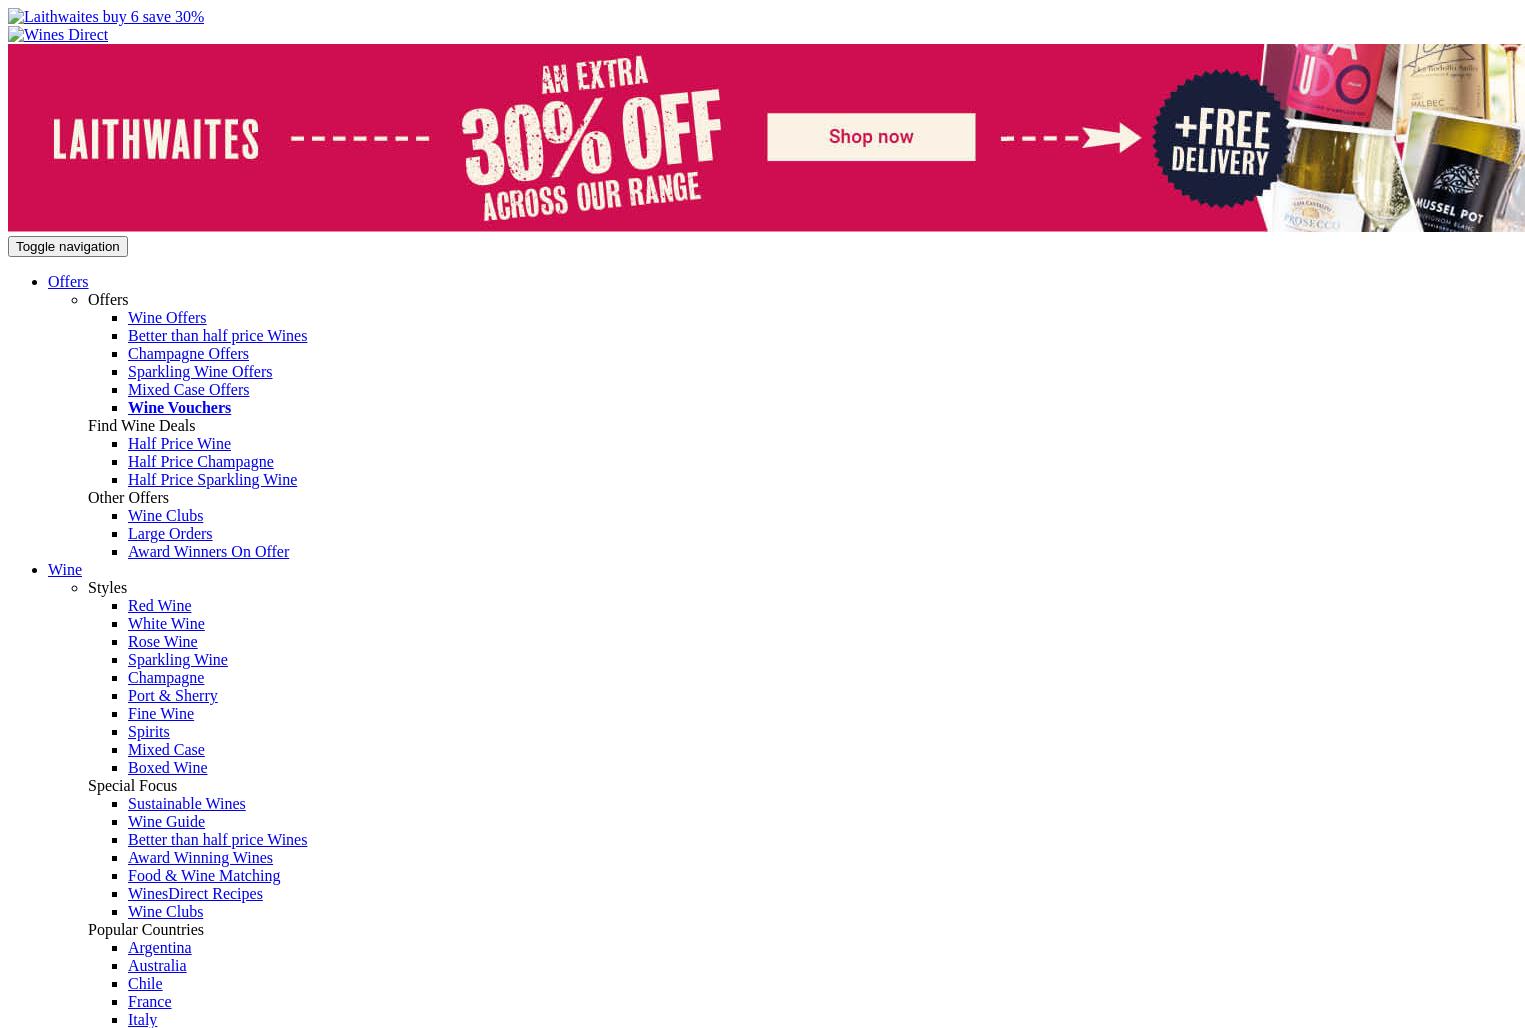  What do you see at coordinates (148, 1000) in the screenshot?
I see `'France'` at bounding box center [148, 1000].